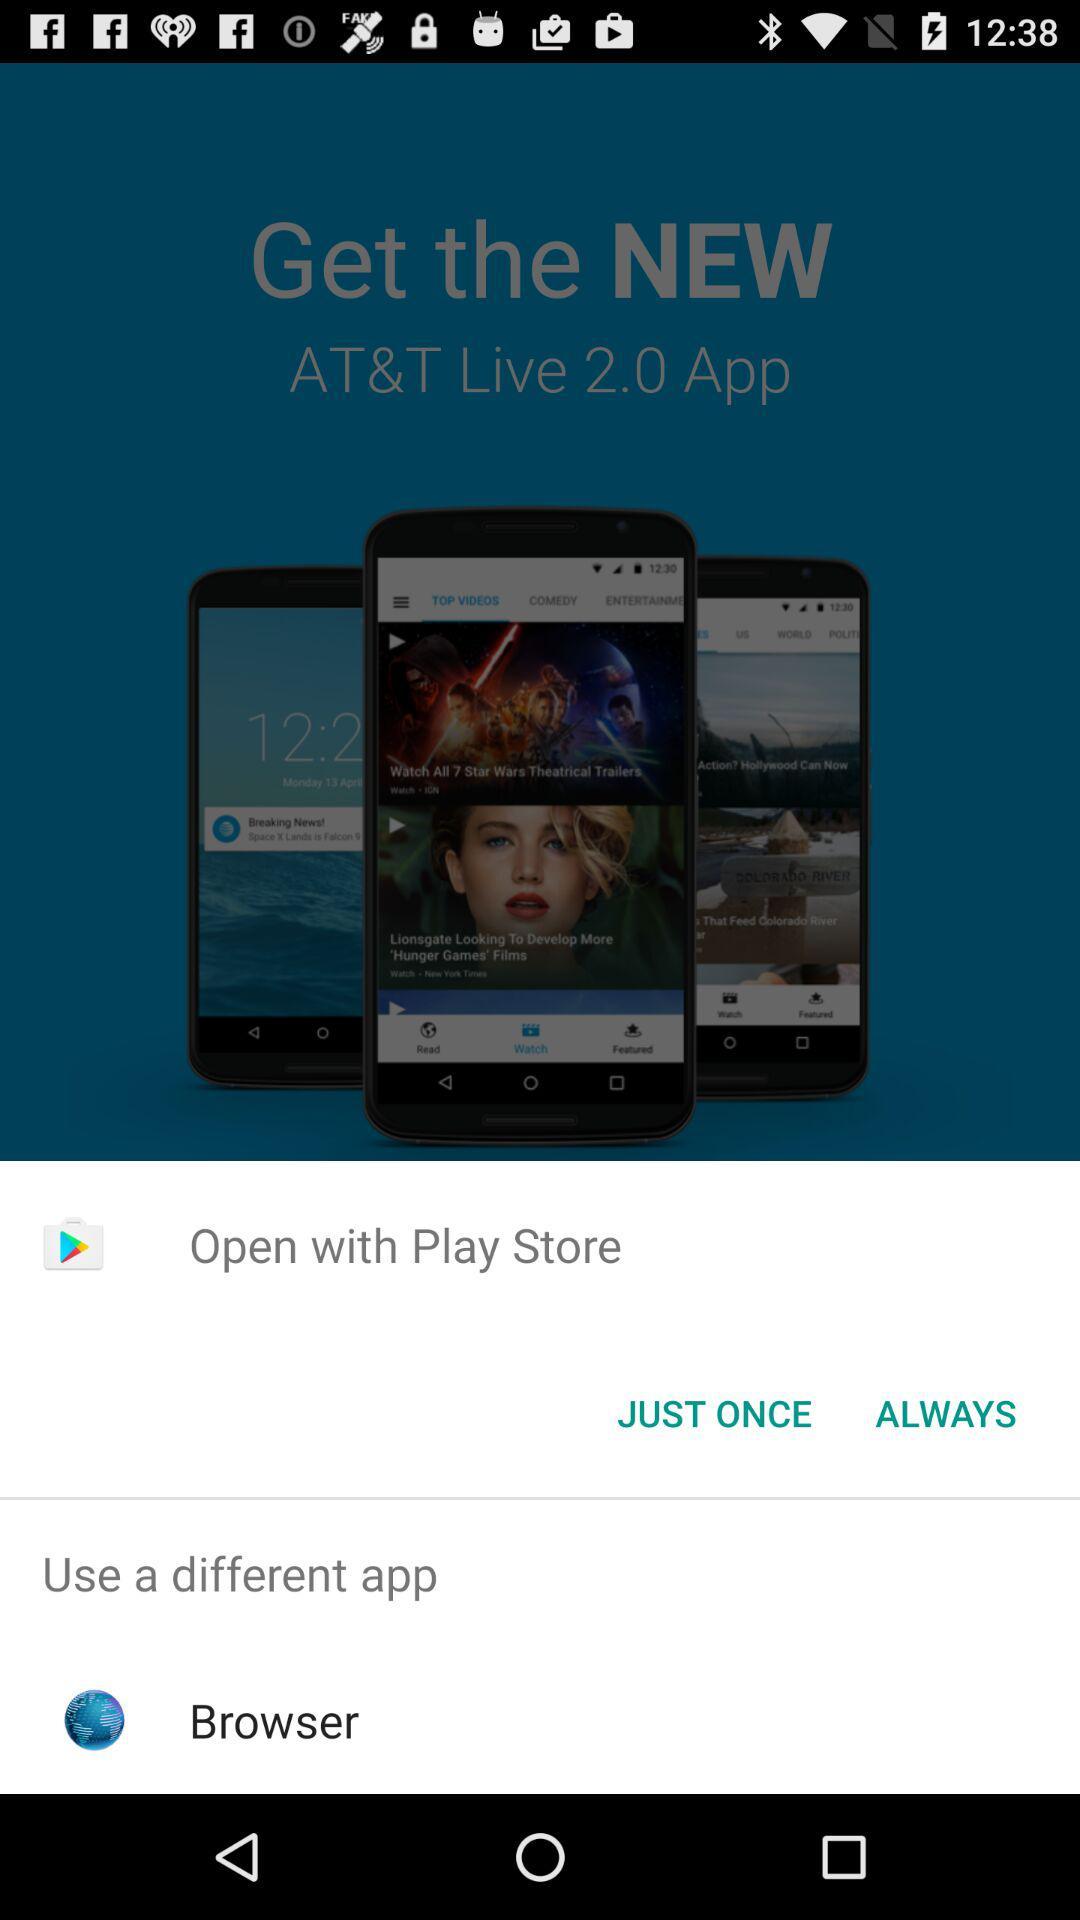 Image resolution: width=1080 pixels, height=1920 pixels. Describe the element at coordinates (945, 1411) in the screenshot. I see `item next to just once icon` at that location.